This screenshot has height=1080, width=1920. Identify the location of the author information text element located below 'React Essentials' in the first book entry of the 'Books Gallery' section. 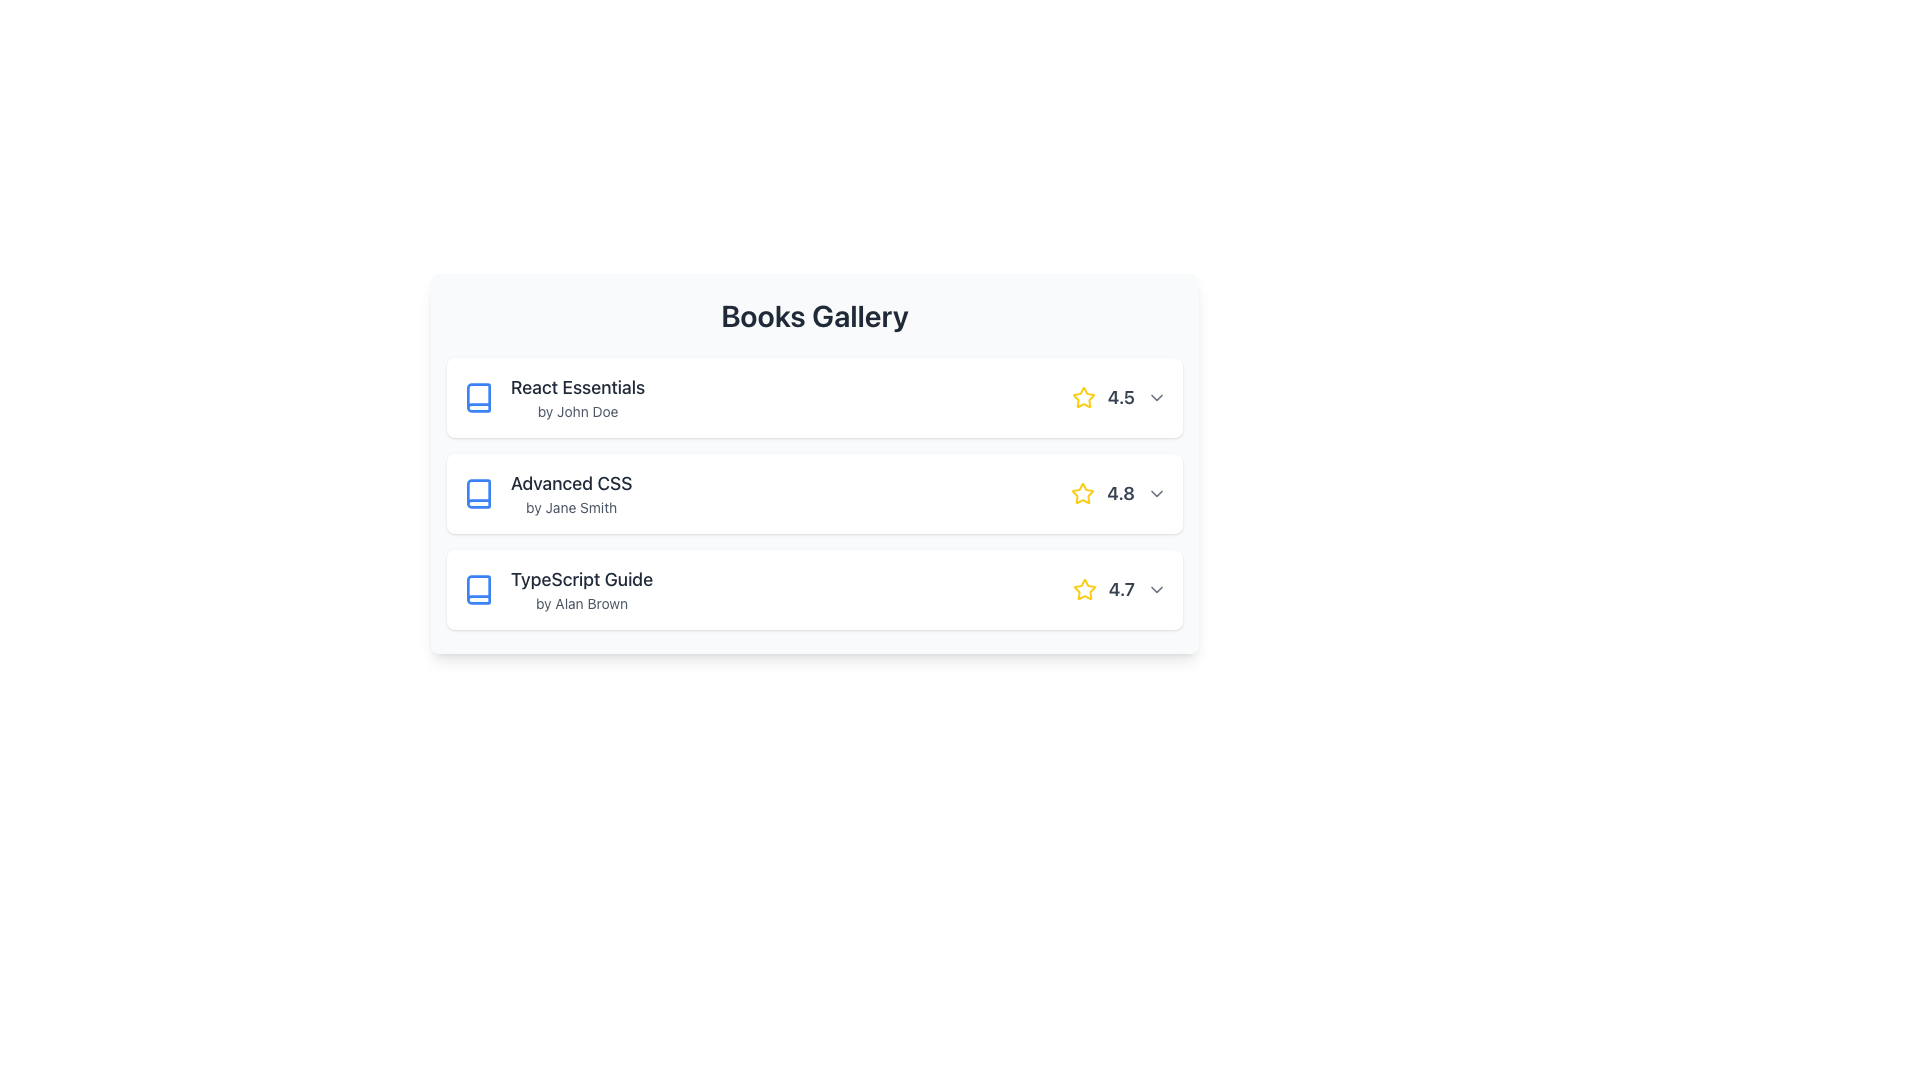
(577, 411).